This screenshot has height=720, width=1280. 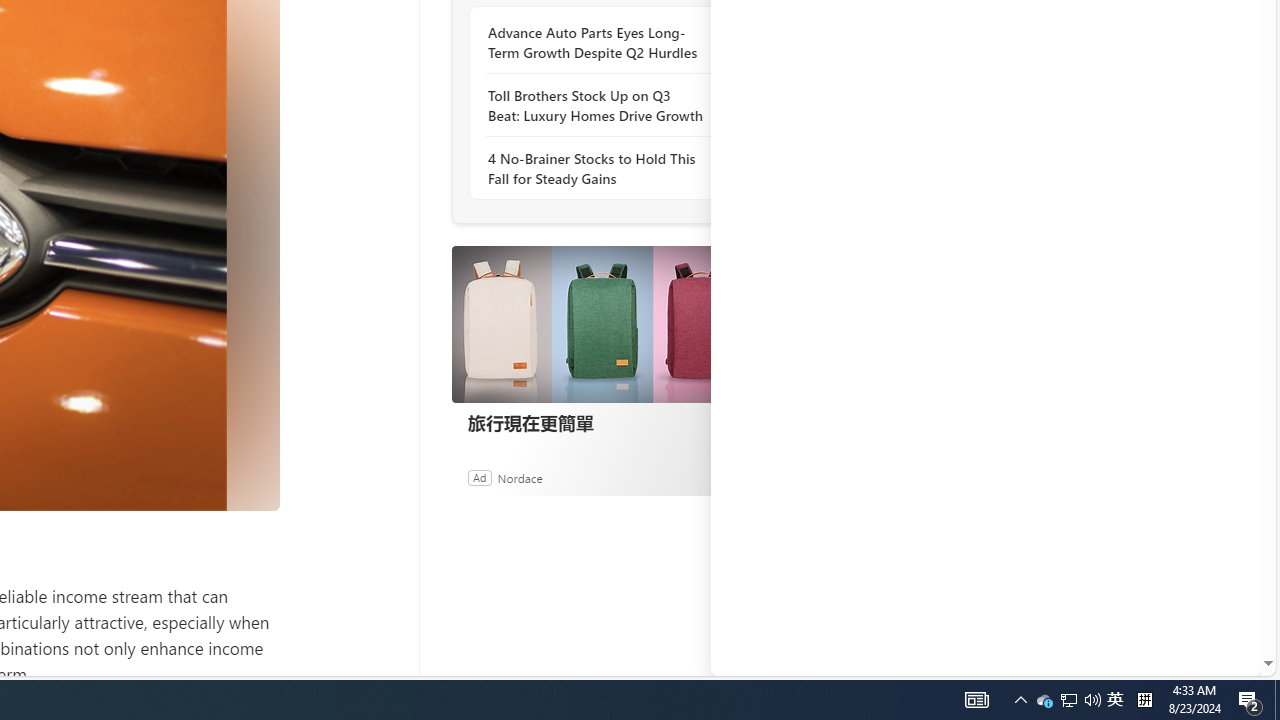 I want to click on 'Advance Auto Parts Eyes Long-Term Growth Despite Q2 Hurdles', so click(x=595, y=43).